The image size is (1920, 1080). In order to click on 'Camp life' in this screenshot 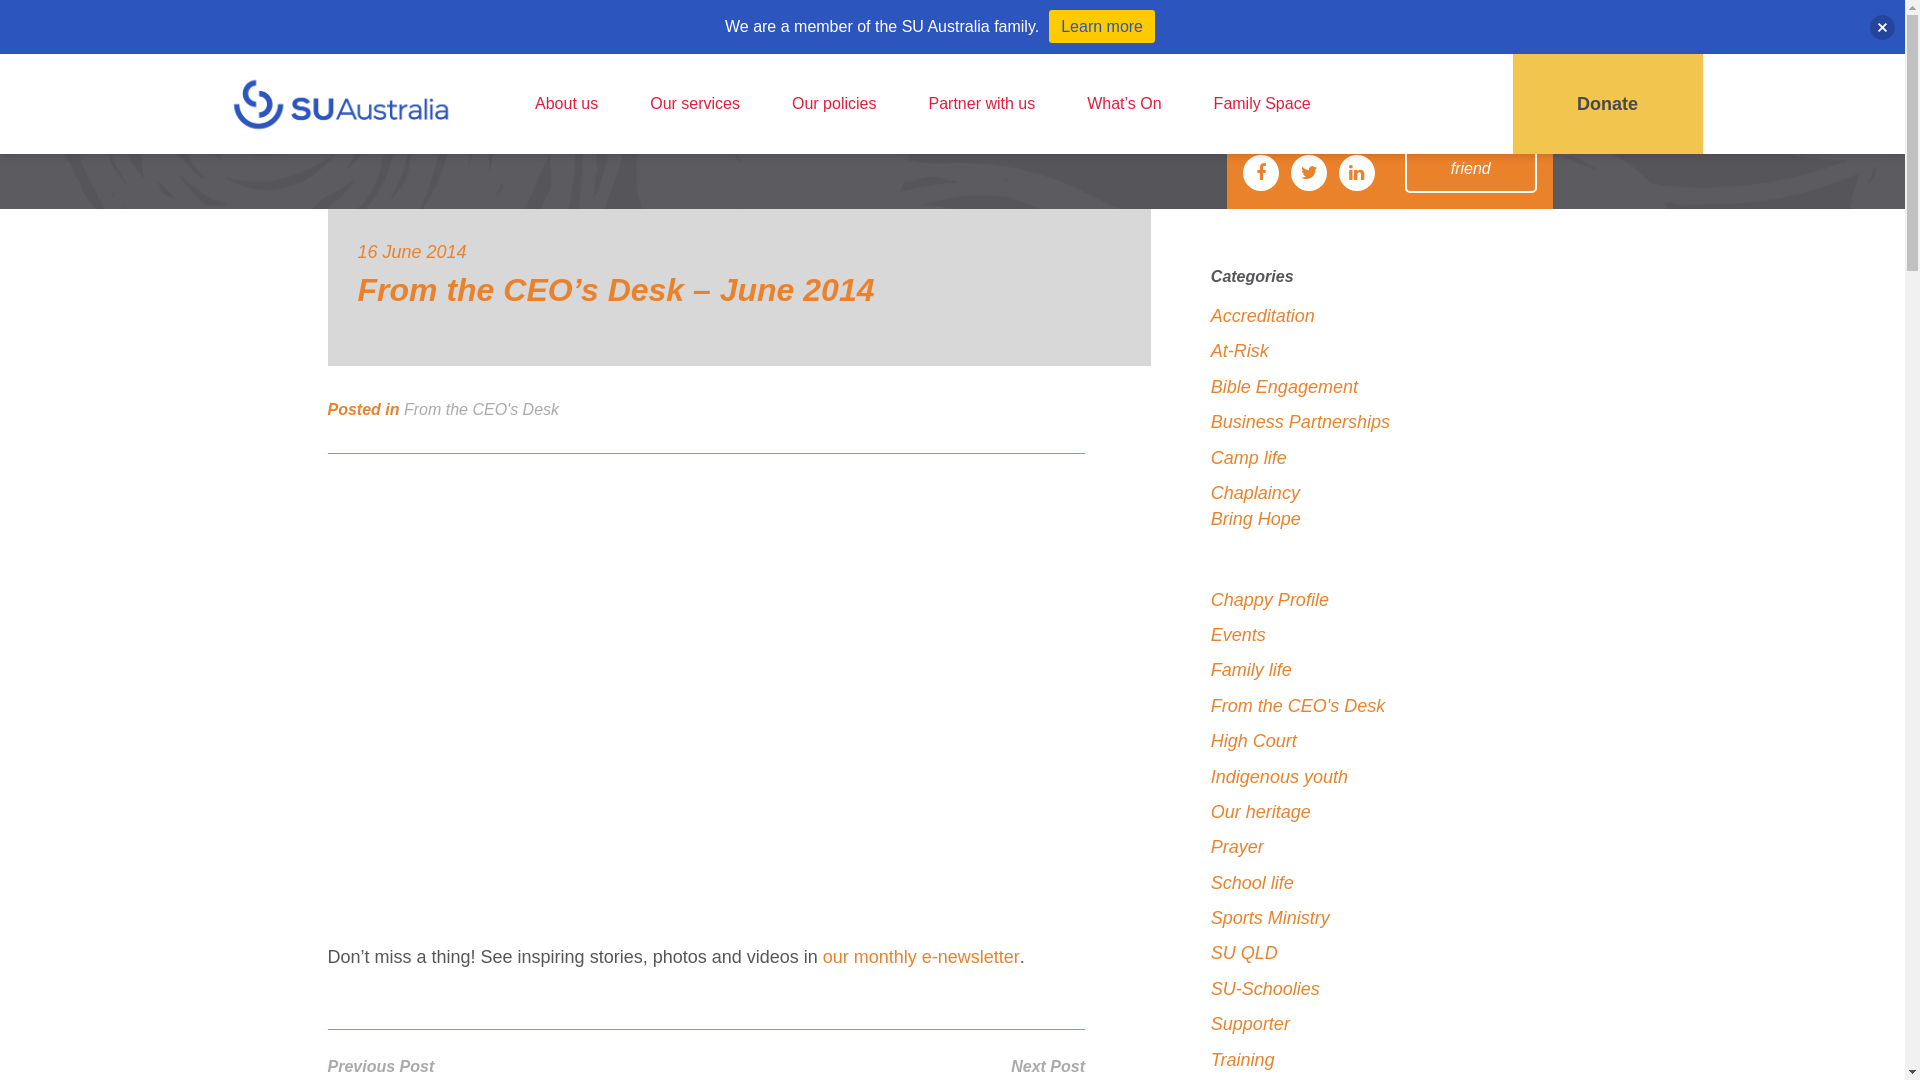, I will do `click(1247, 456)`.